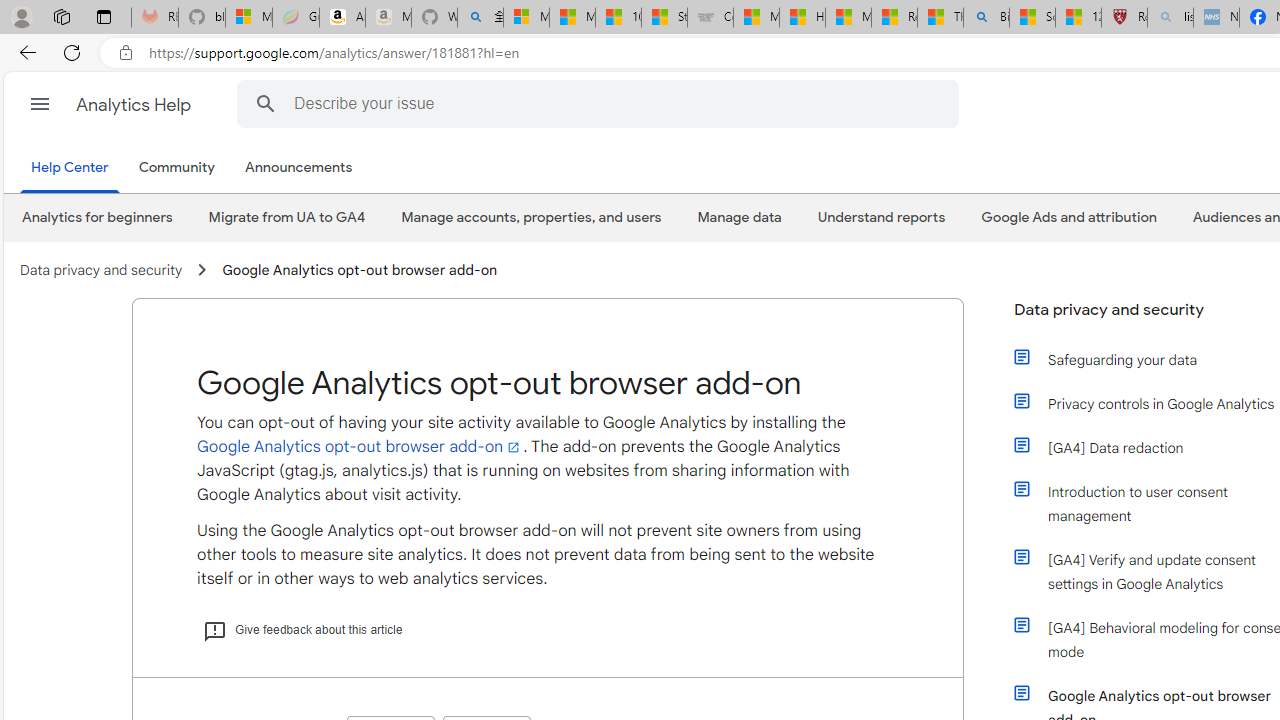 The height and width of the screenshot is (720, 1280). What do you see at coordinates (1032, 17) in the screenshot?
I see `'Science - MSN'` at bounding box center [1032, 17].